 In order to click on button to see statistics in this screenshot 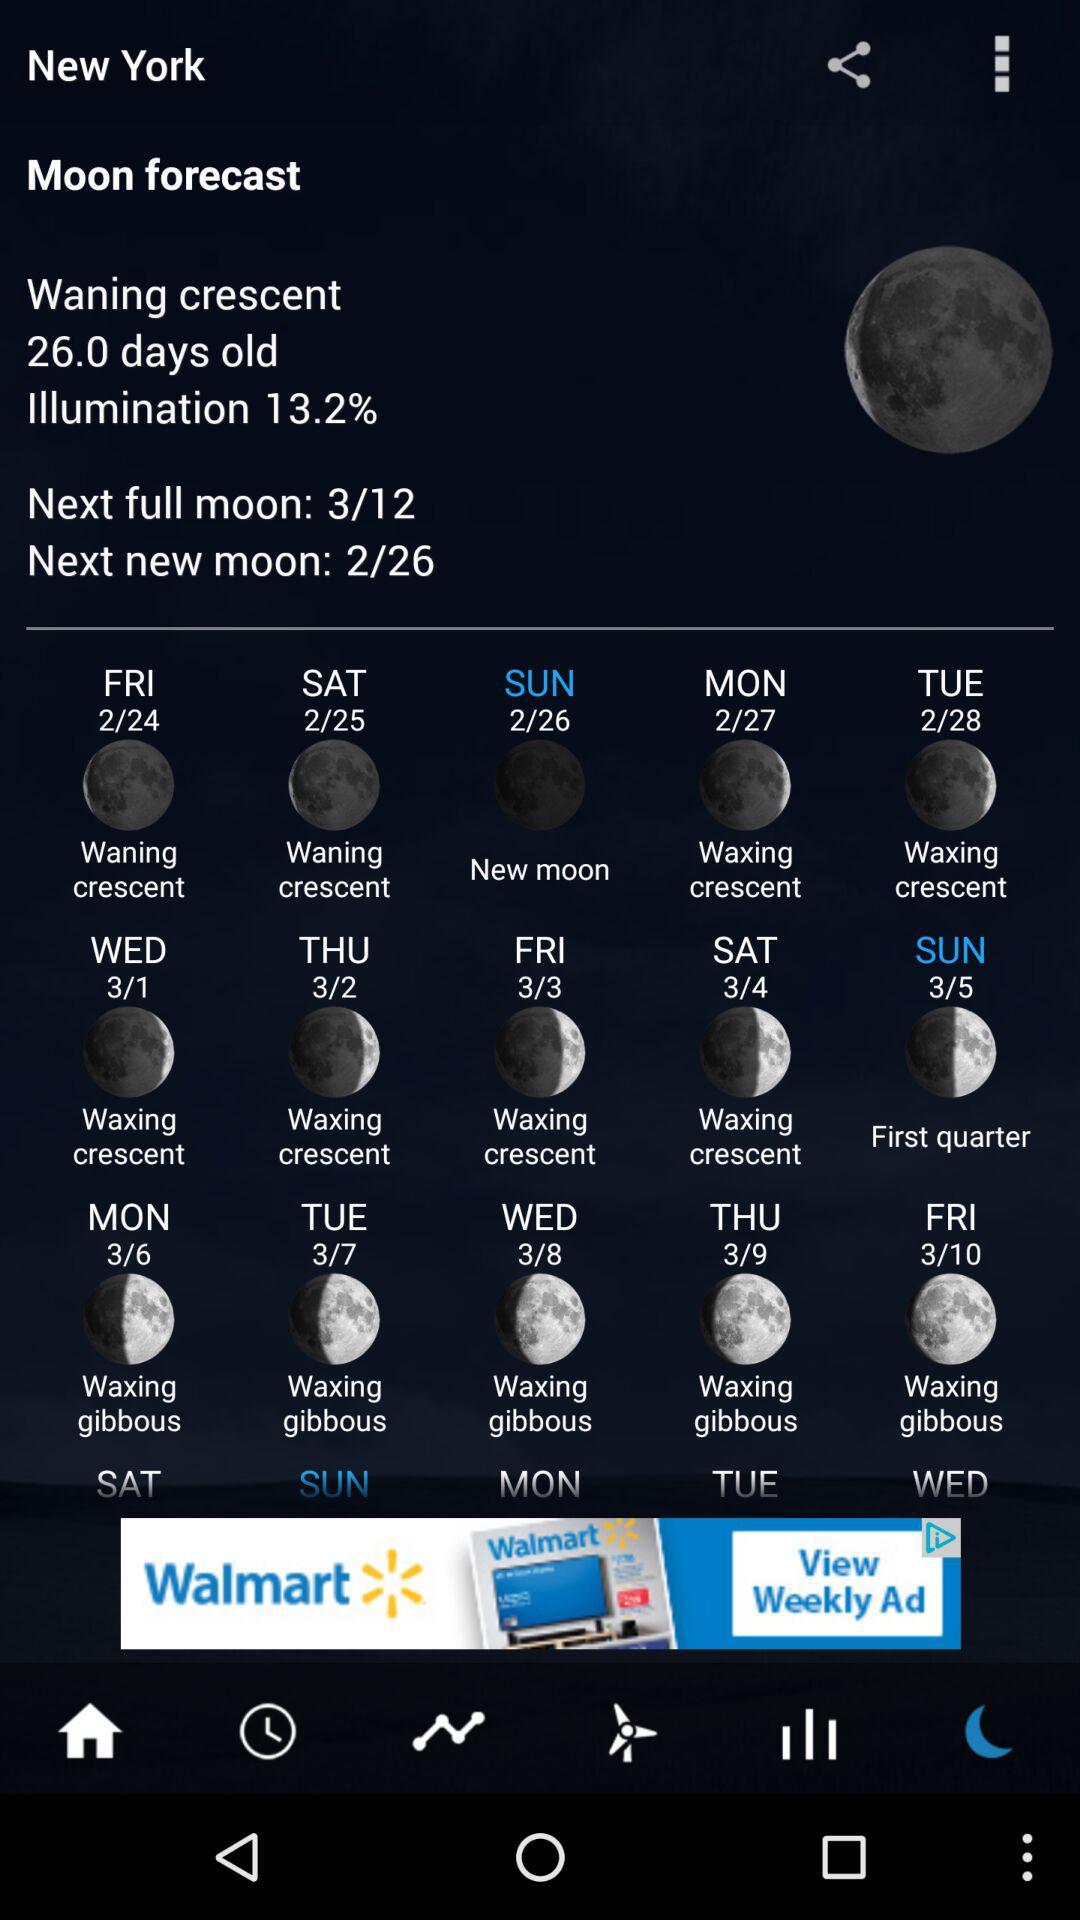, I will do `click(810, 1728)`.